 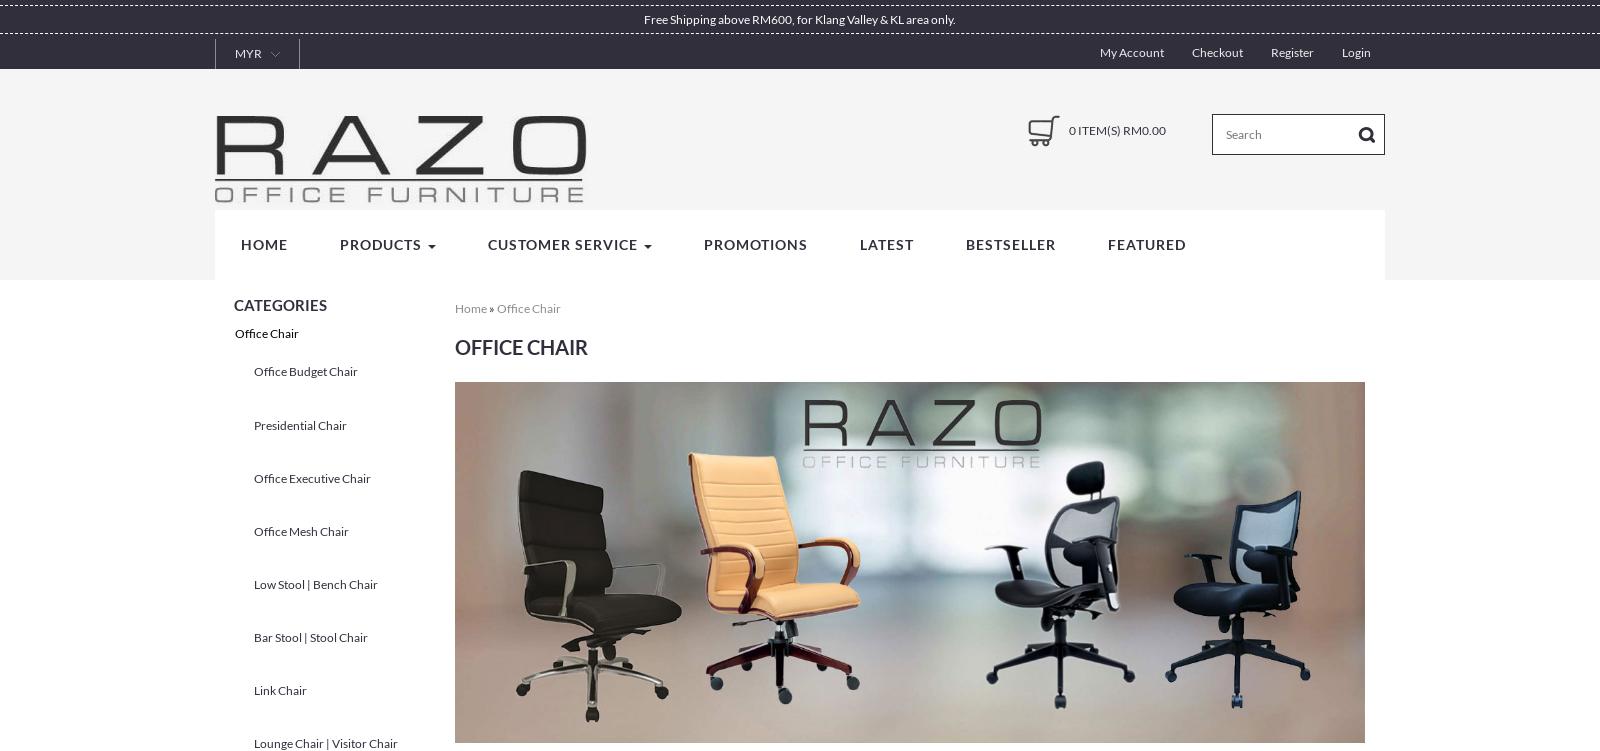 I want to click on 'Products', so click(x=383, y=243).